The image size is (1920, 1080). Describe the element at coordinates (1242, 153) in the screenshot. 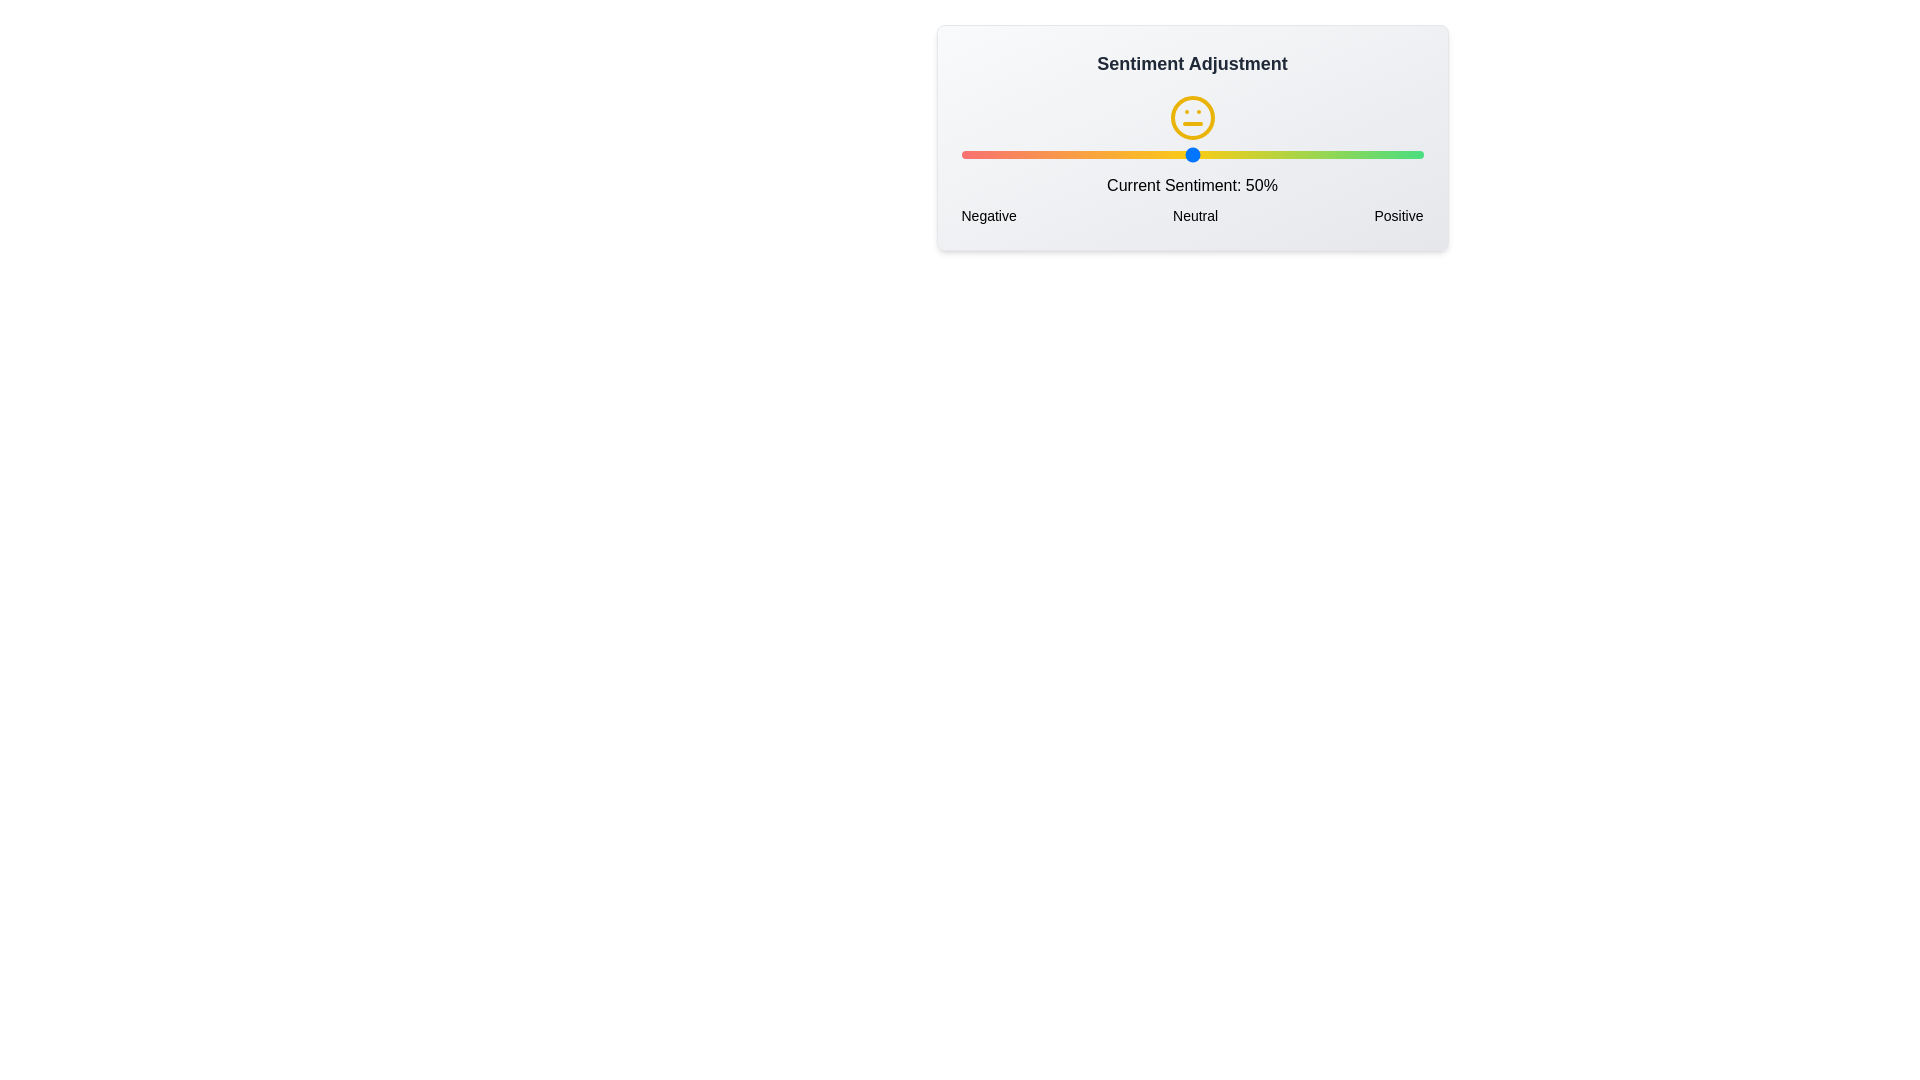

I see `the sentiment slider to 61%` at that location.